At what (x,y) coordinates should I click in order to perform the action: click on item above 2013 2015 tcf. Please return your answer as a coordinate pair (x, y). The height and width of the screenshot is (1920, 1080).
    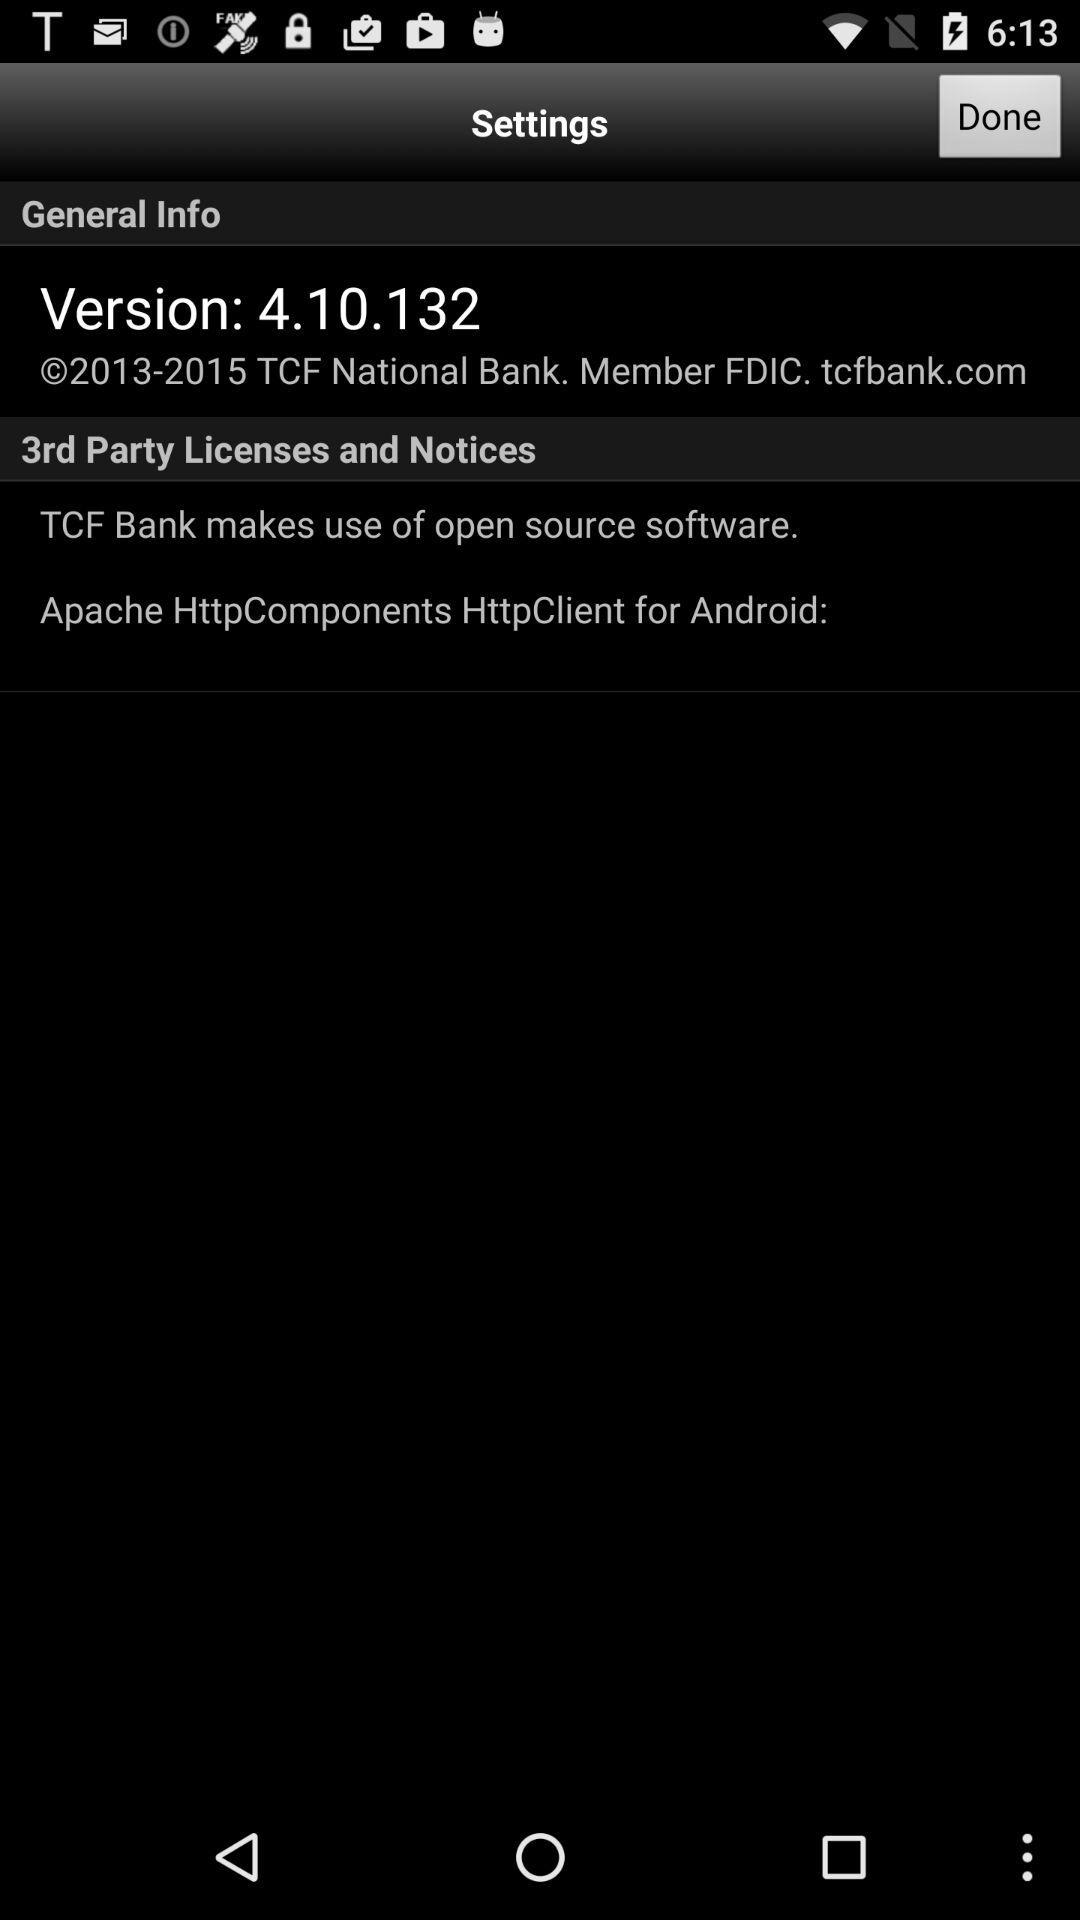
    Looking at the image, I should click on (259, 305).